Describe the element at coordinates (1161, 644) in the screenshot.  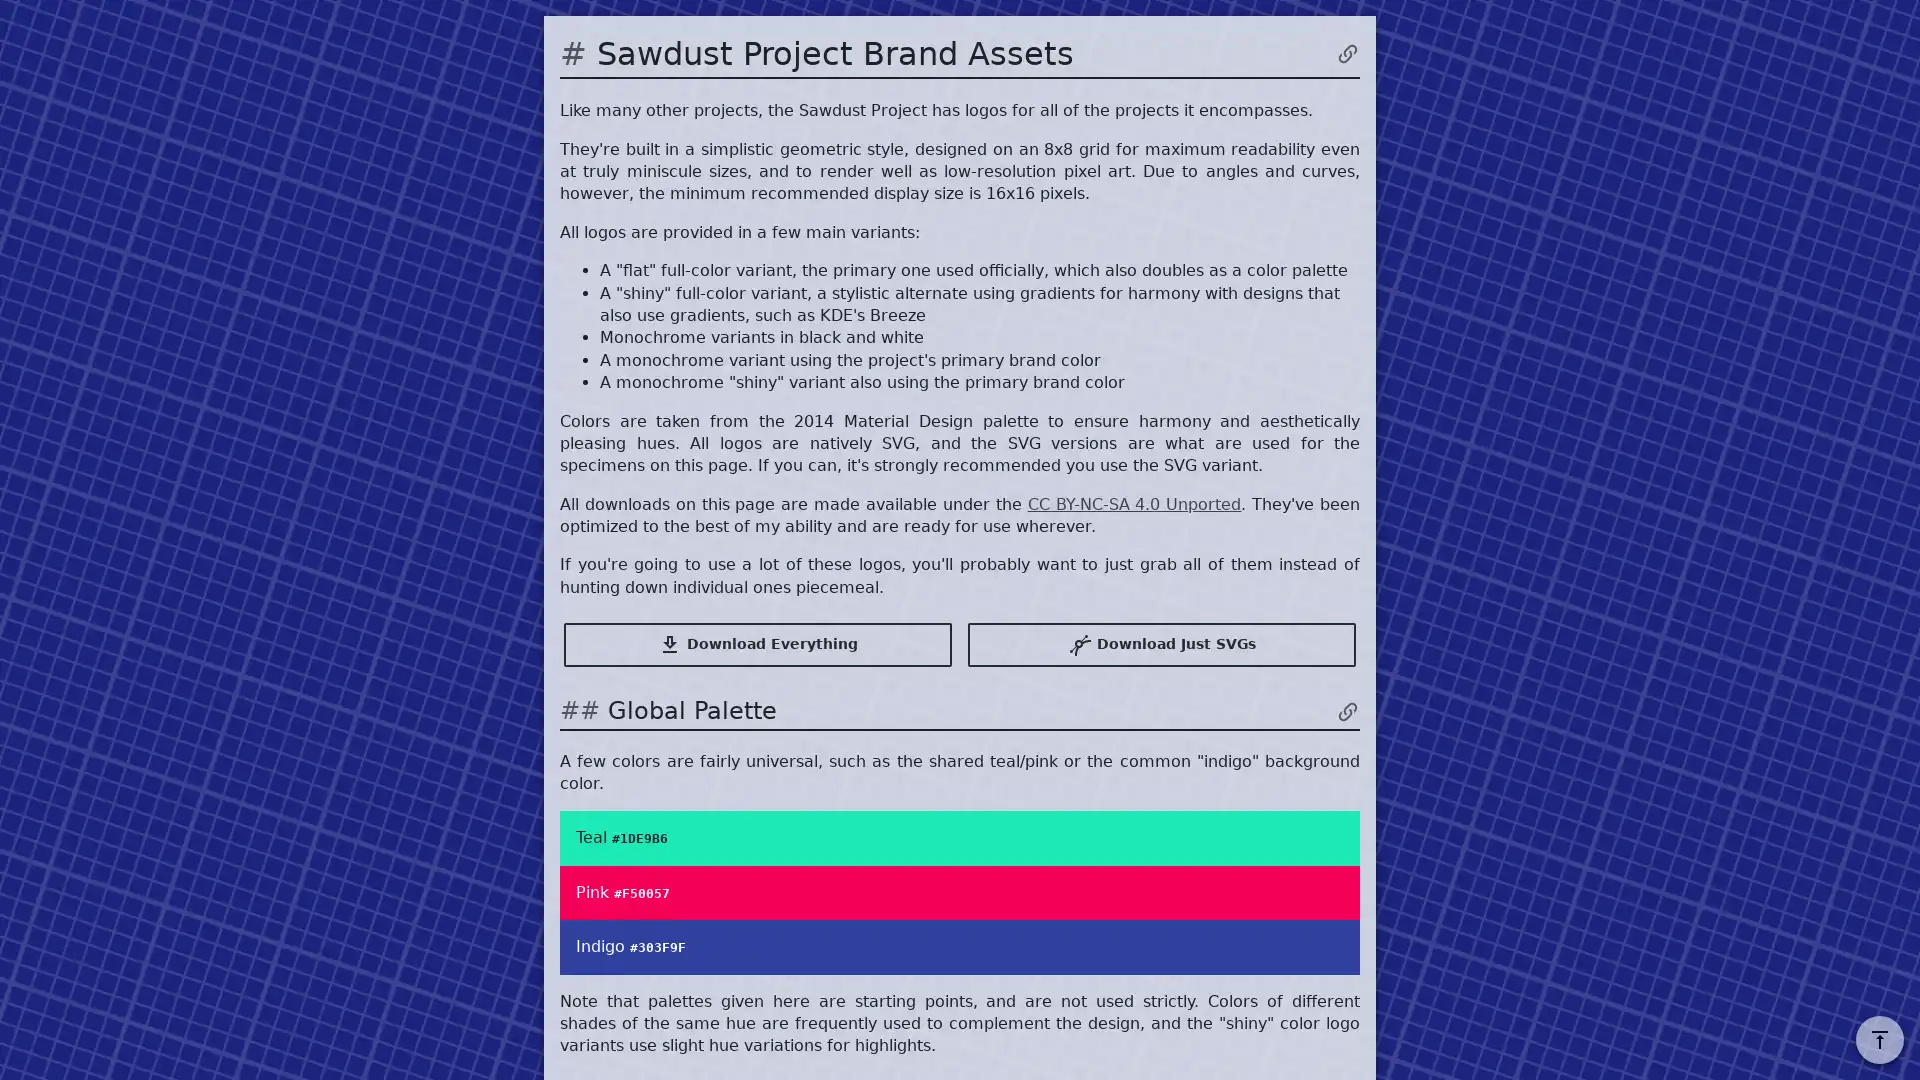
I see `Download Just SVGs` at that location.